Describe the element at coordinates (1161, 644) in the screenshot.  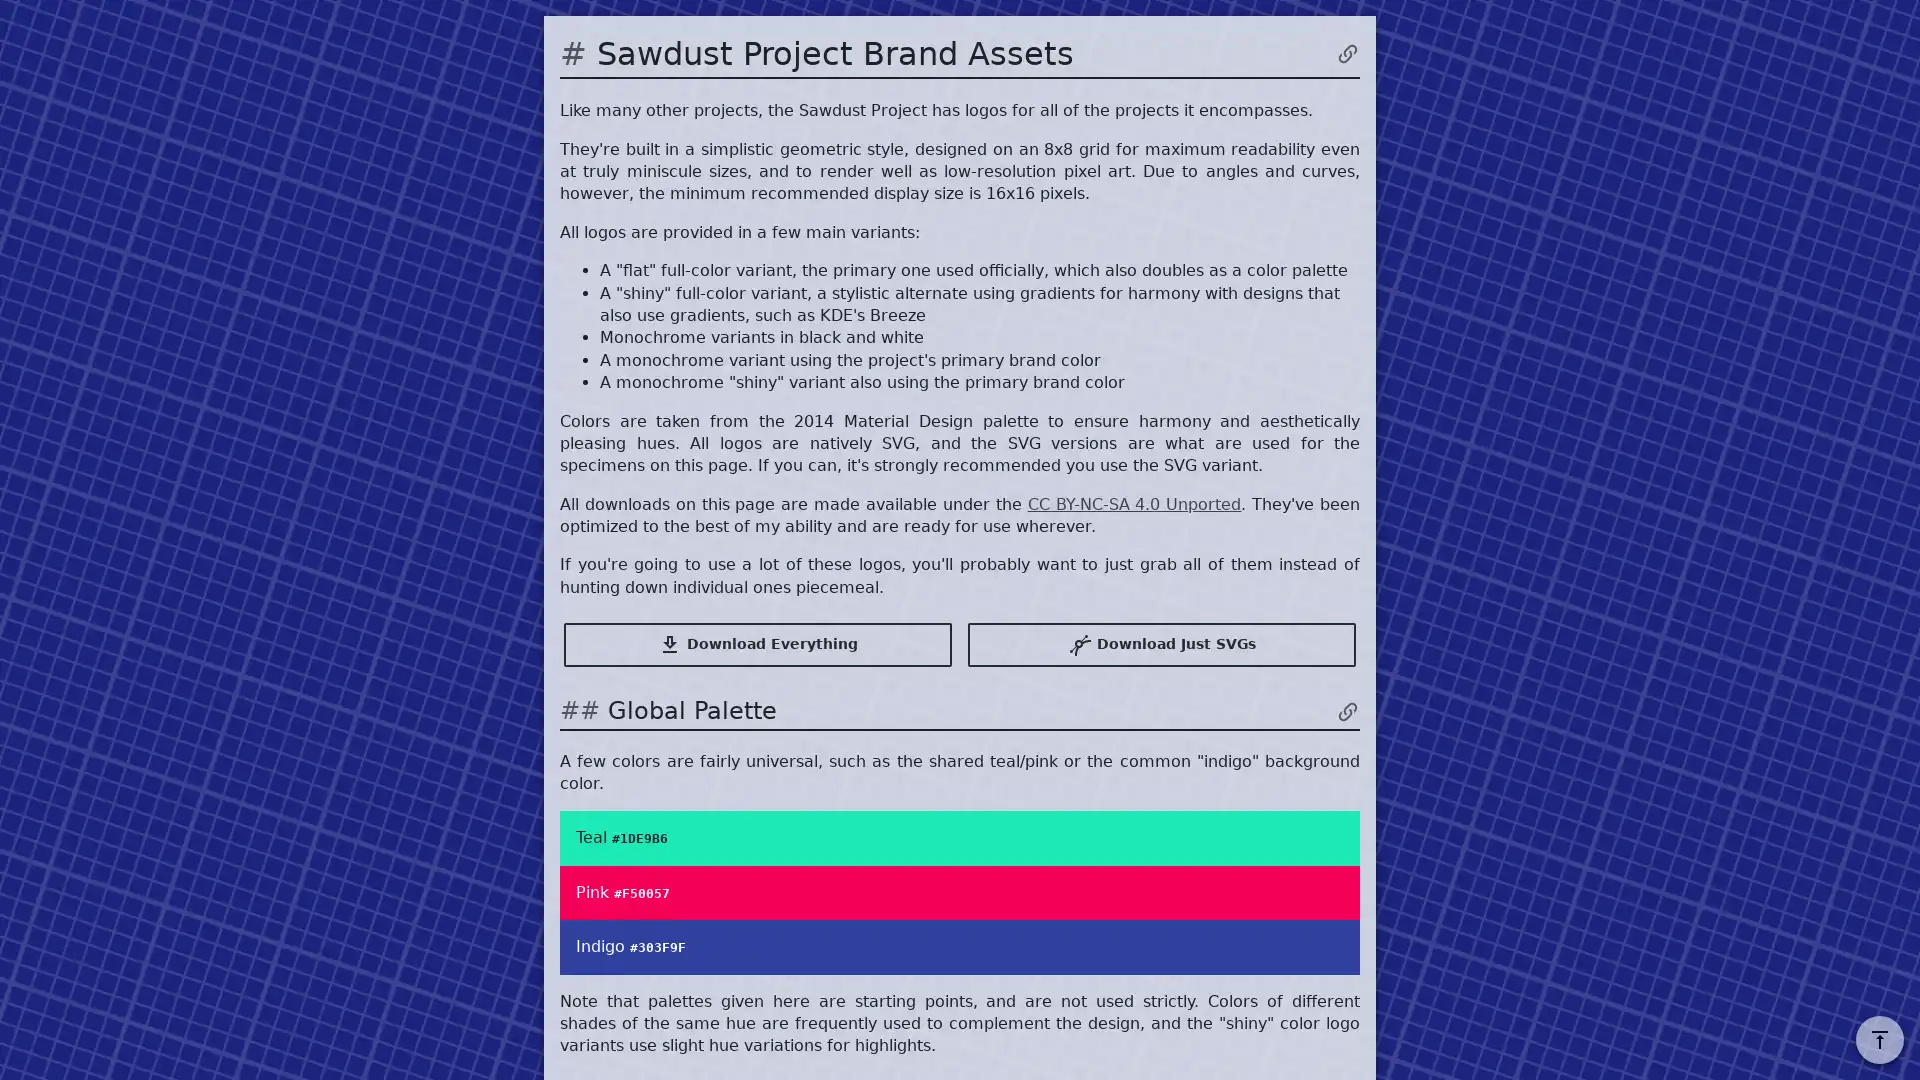
I see `Download Just SVGs` at that location.